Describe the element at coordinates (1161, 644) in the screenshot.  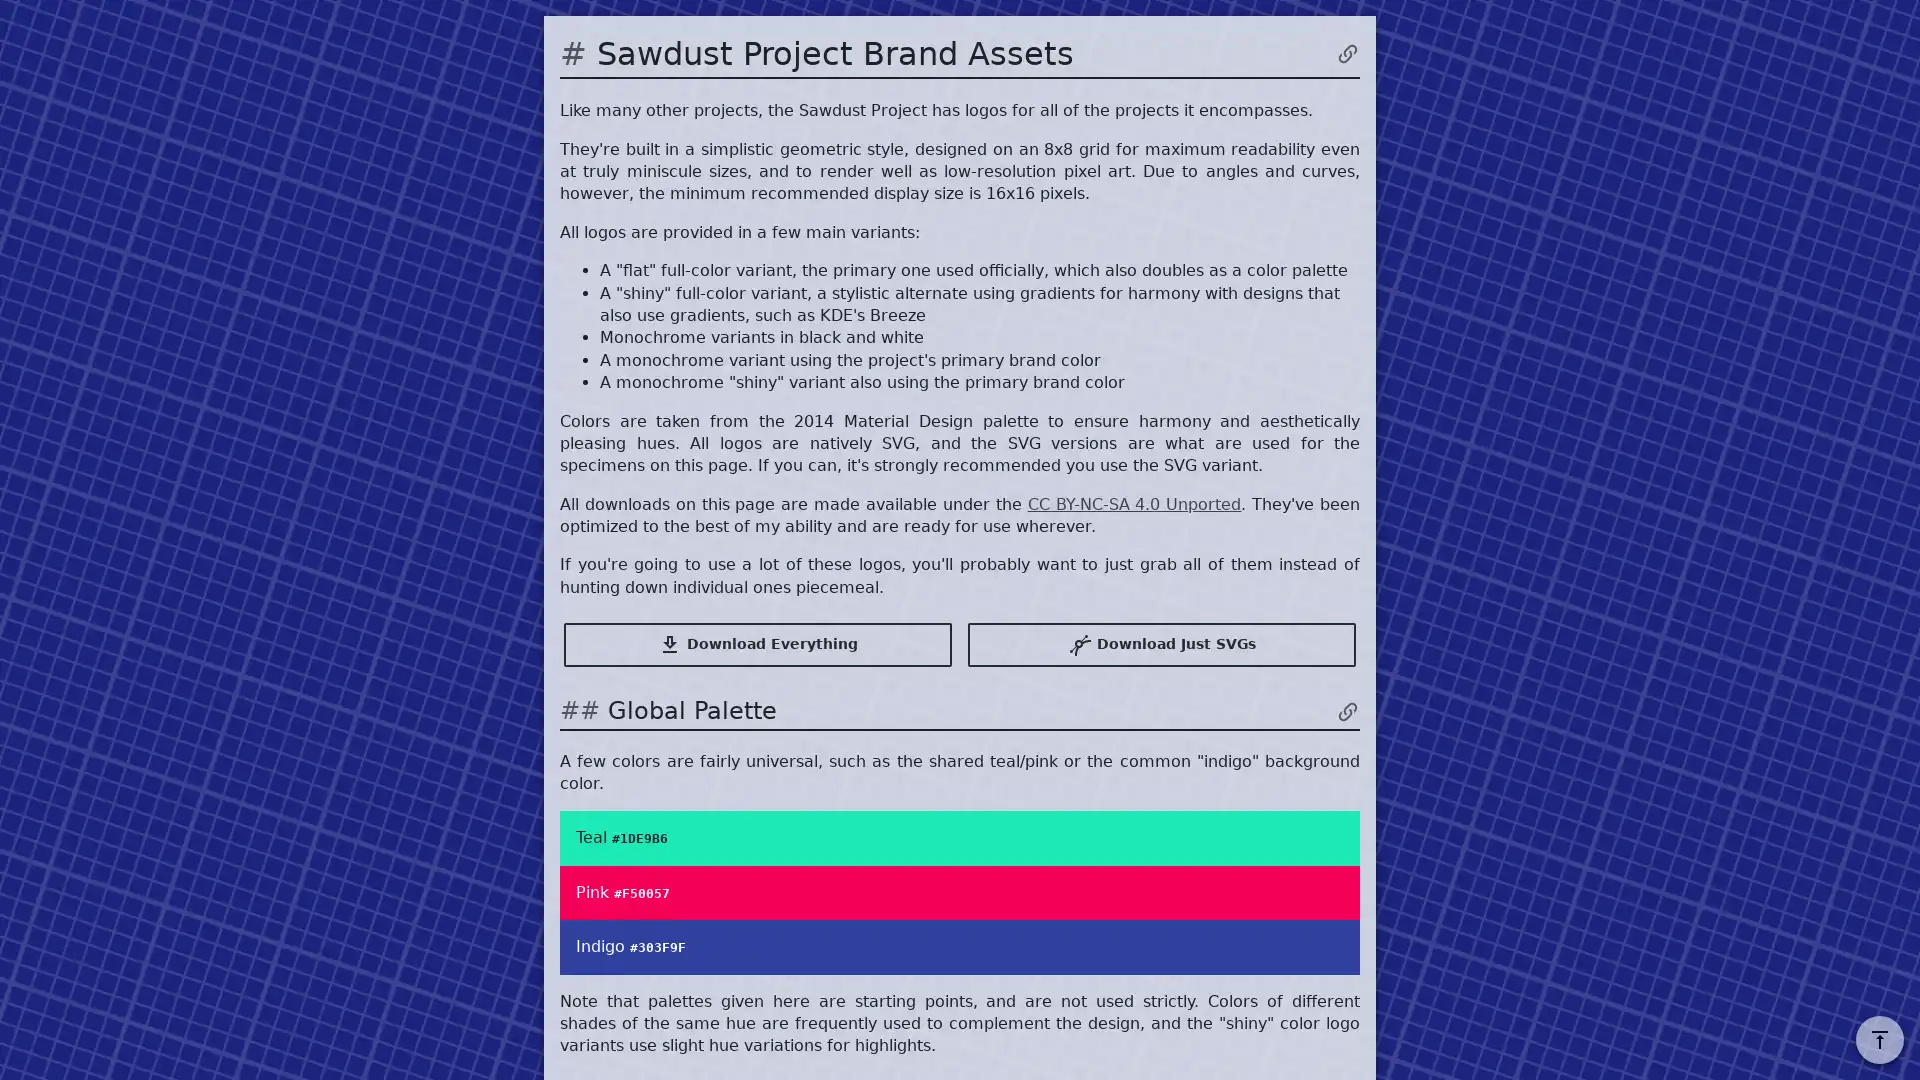
I see `Download Just SVGs` at that location.